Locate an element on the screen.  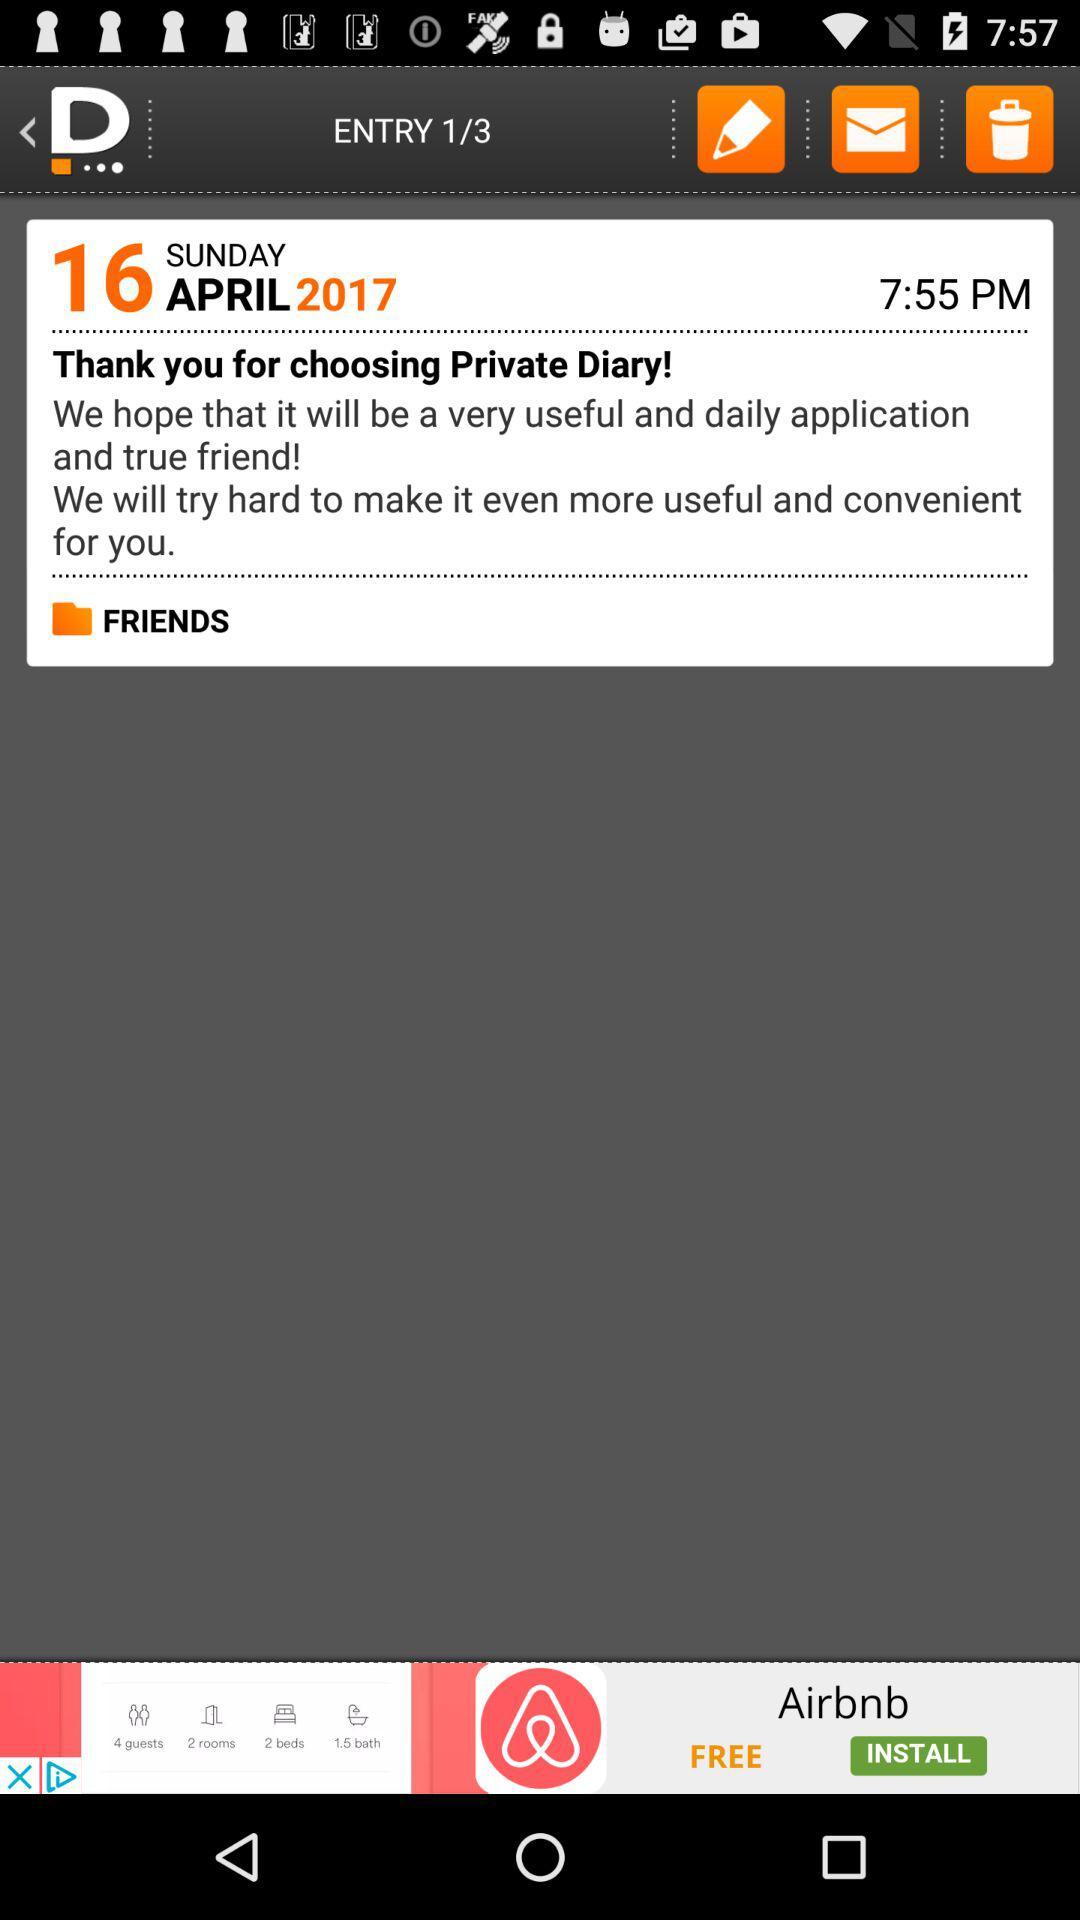
the delete icon is located at coordinates (1009, 137).